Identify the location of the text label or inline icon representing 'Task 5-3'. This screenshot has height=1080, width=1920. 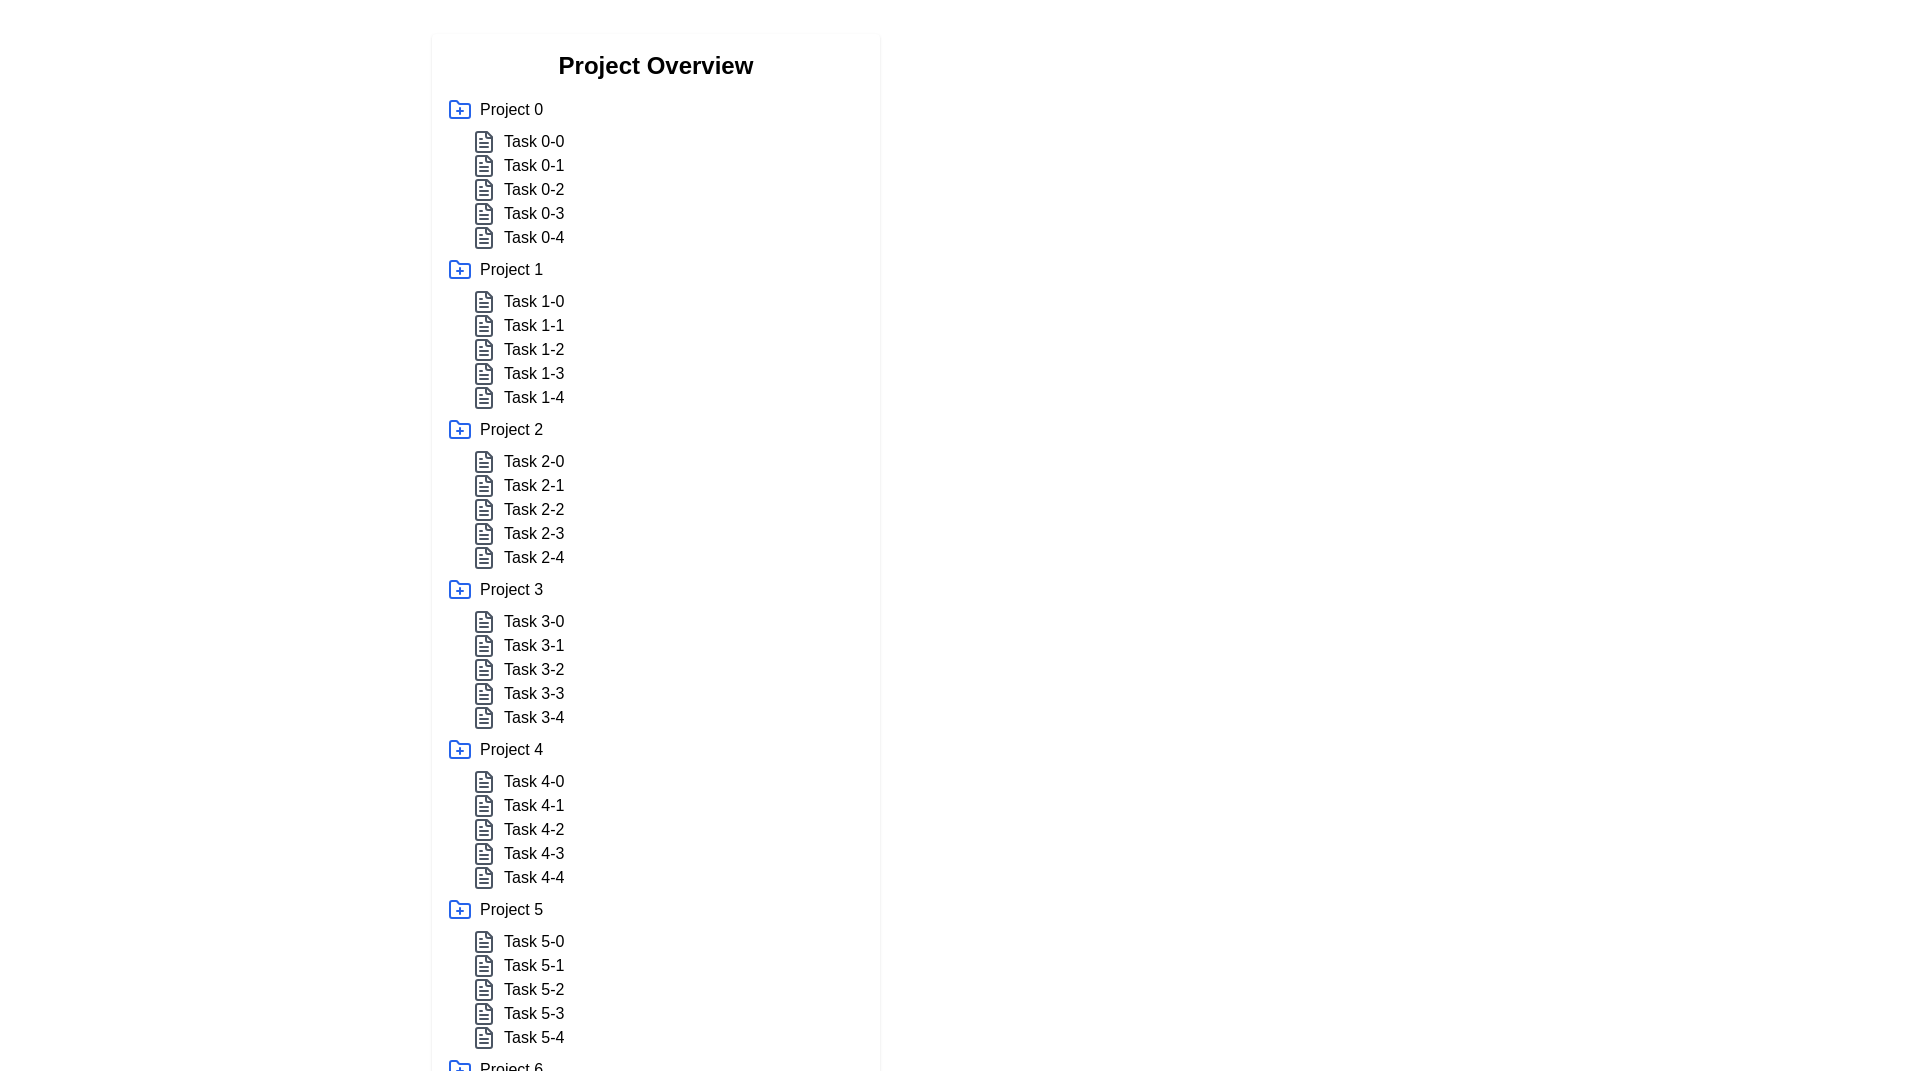
(533, 1014).